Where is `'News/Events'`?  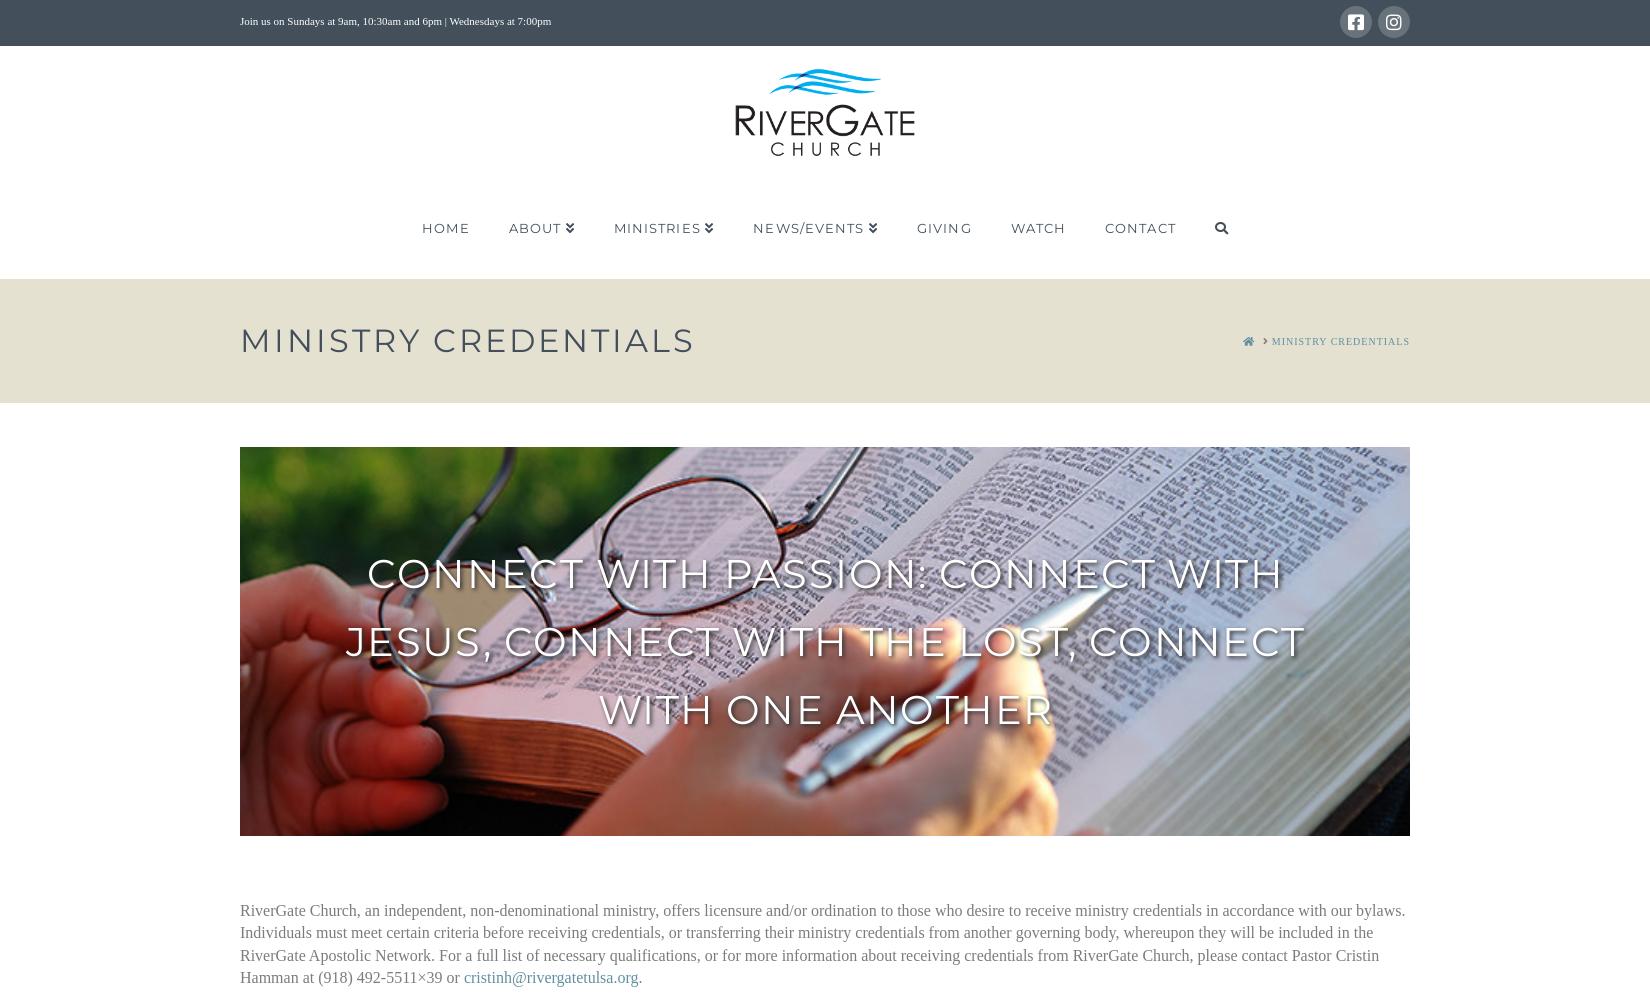
'News/Events' is located at coordinates (807, 227).